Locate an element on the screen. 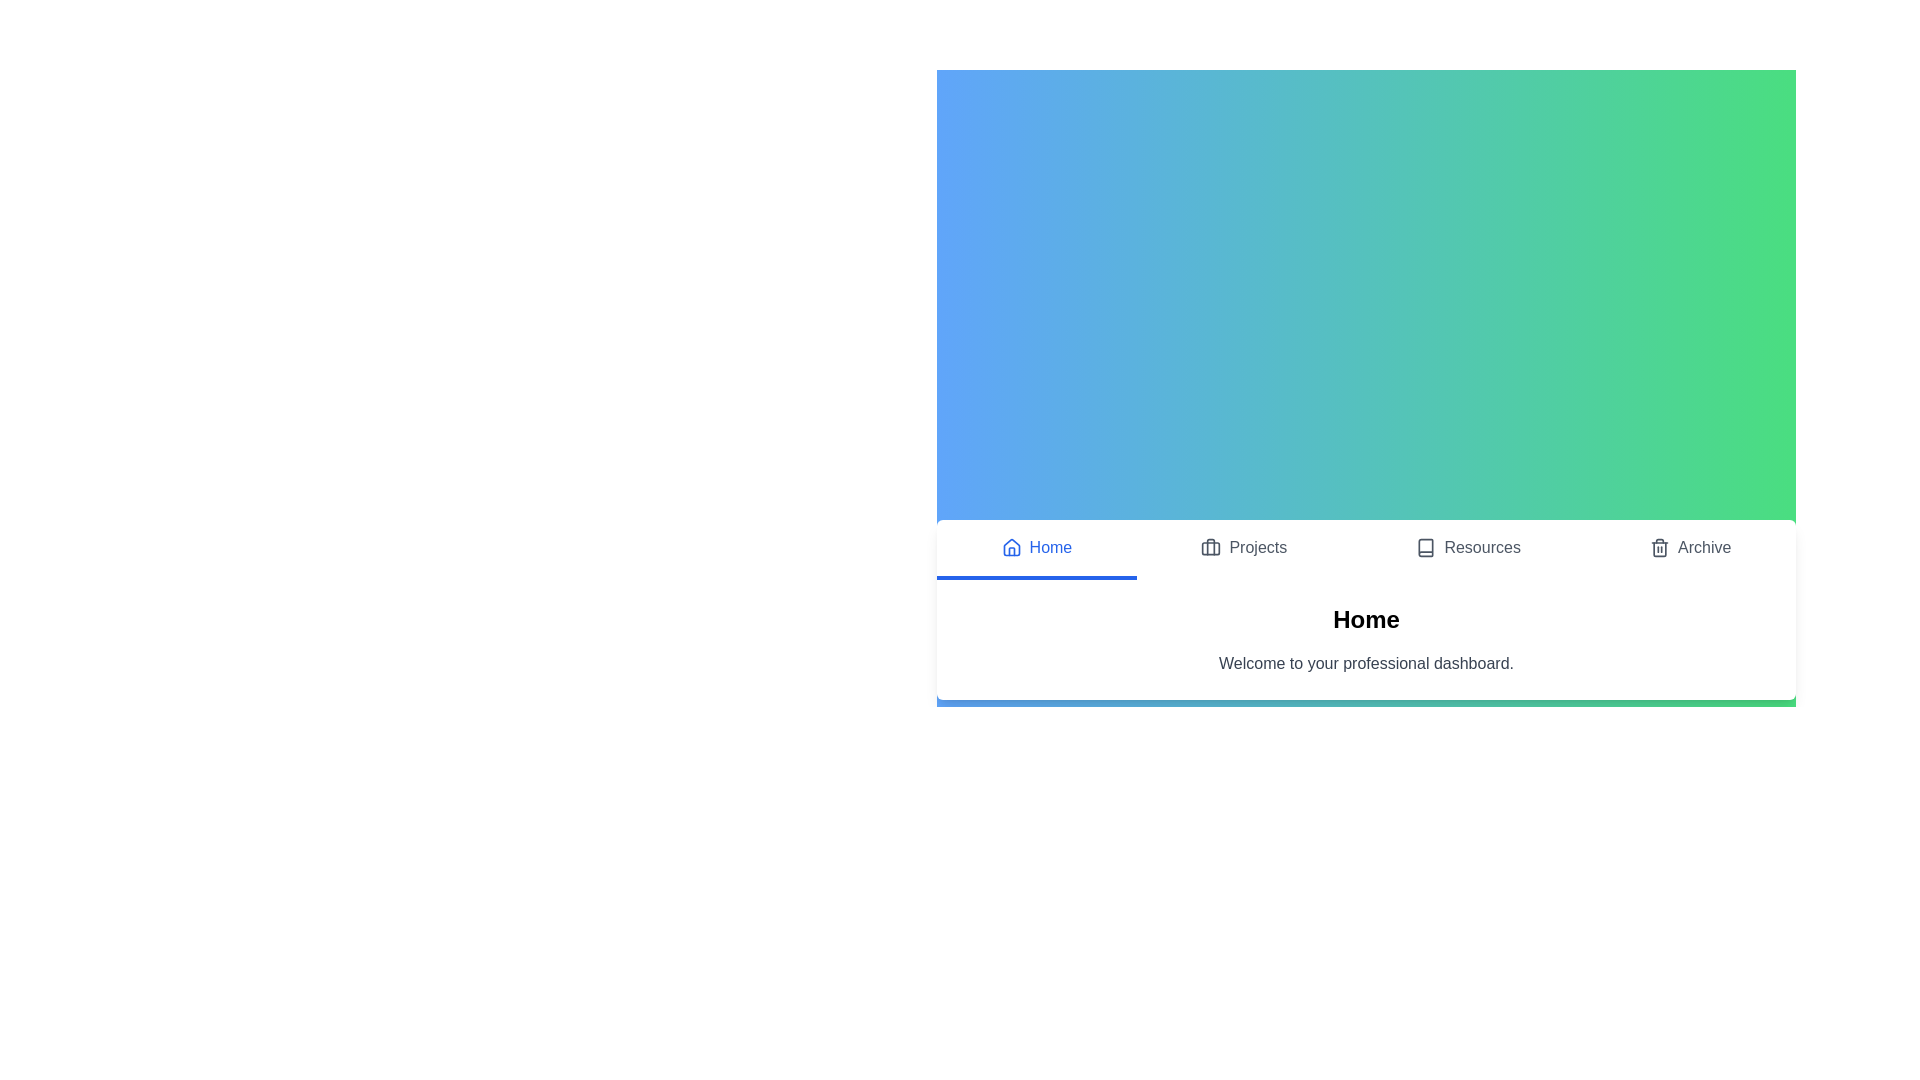 The image size is (1920, 1080). the icon of the Archive tab is located at coordinates (1660, 547).